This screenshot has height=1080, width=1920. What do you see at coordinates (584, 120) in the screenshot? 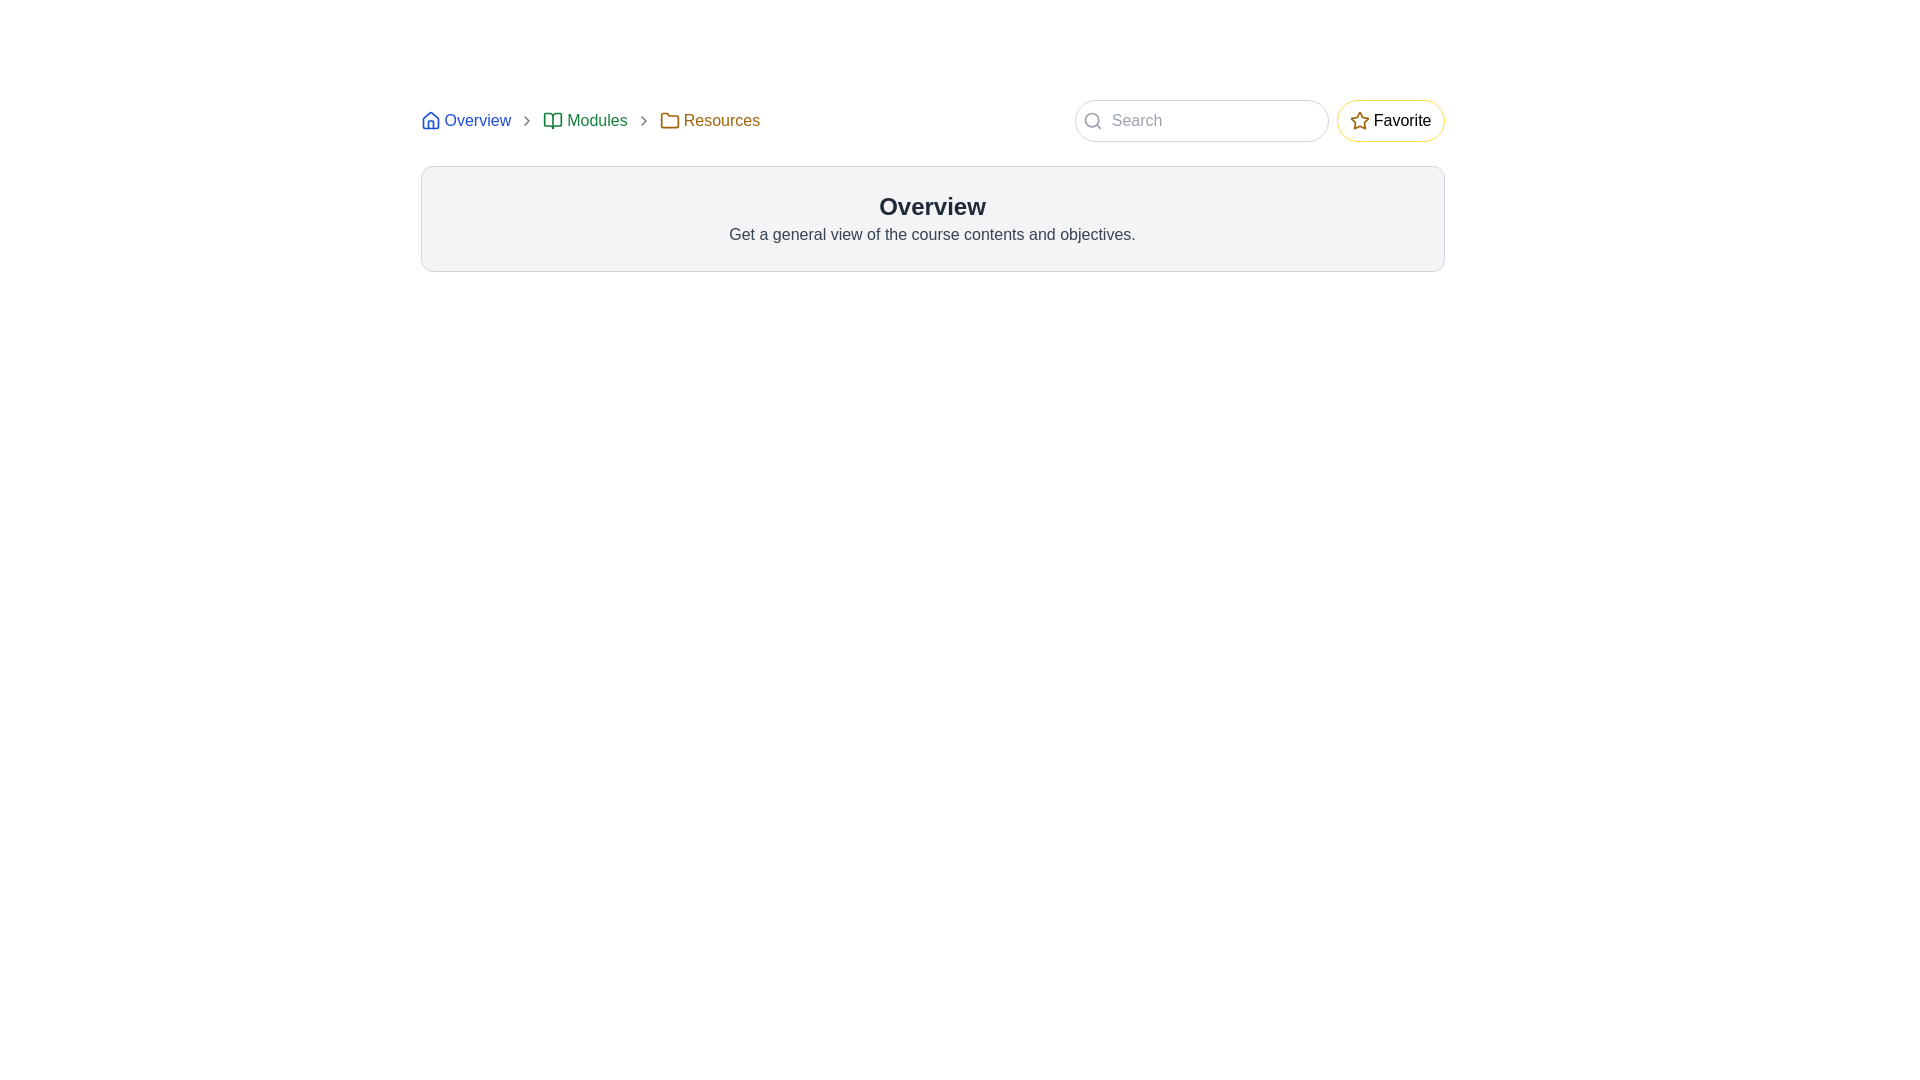
I see `the green-colored link labeled 'Modules' with an icon resembling an open book to trigger the hover effect that changes its color to a darker green` at bounding box center [584, 120].